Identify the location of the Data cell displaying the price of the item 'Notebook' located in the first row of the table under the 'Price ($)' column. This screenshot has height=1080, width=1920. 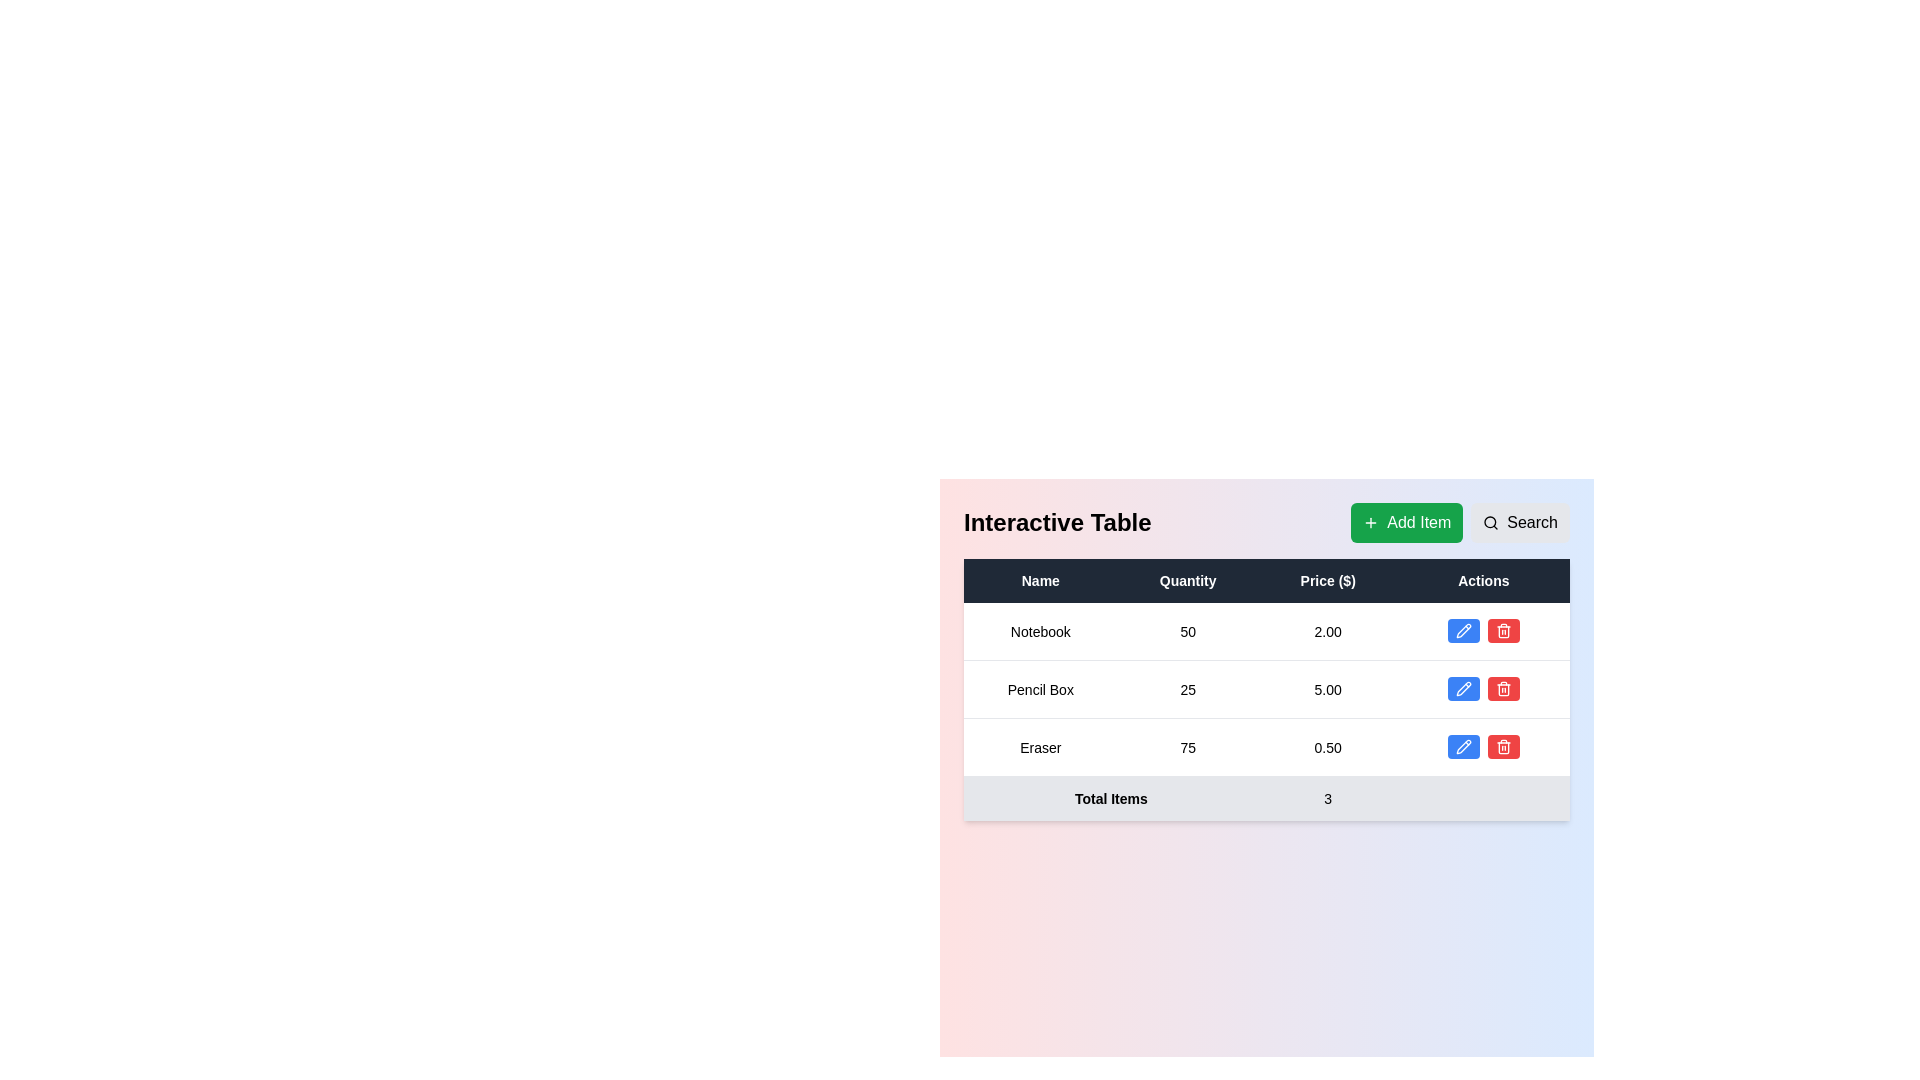
(1328, 631).